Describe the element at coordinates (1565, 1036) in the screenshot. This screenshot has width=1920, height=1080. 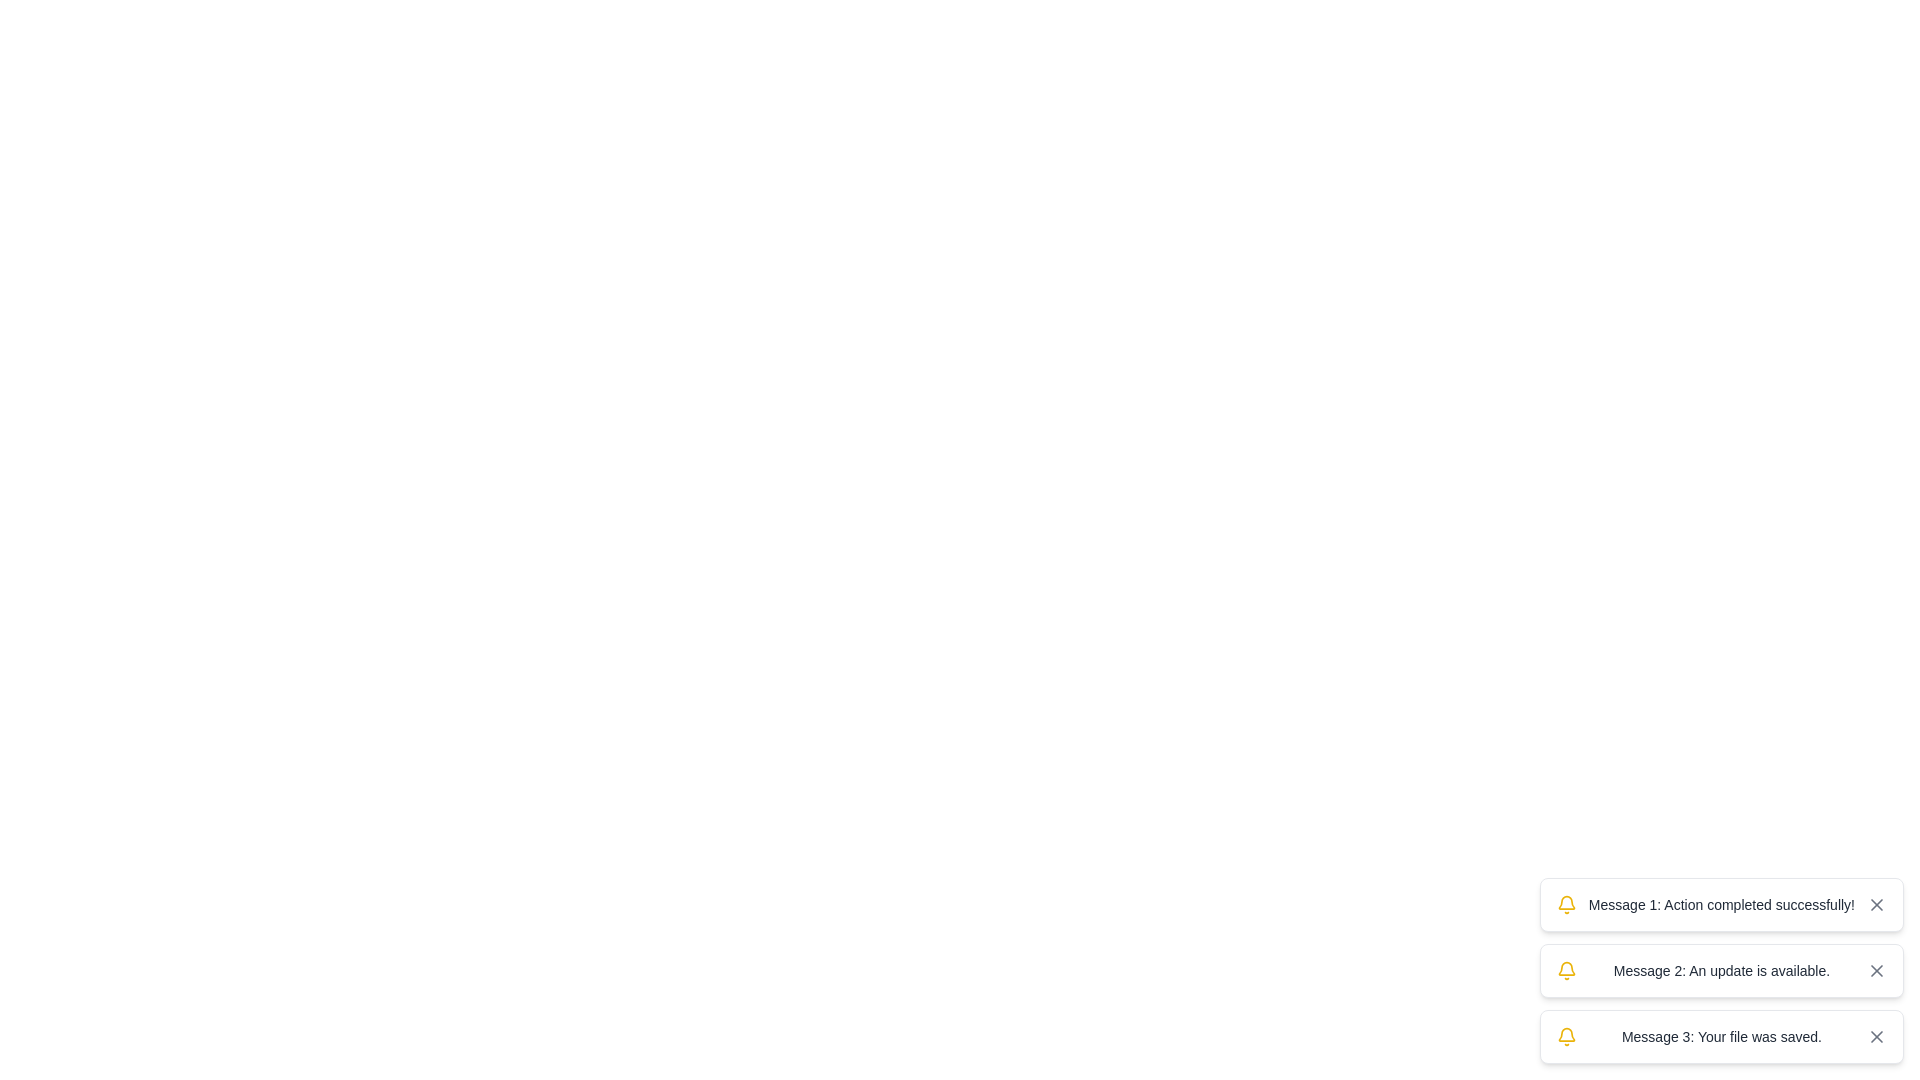
I see `the notification indicator icon located at the leftmost part of the third notification card, adjacent to the text 'Message 3: Your file was saved.'` at that location.